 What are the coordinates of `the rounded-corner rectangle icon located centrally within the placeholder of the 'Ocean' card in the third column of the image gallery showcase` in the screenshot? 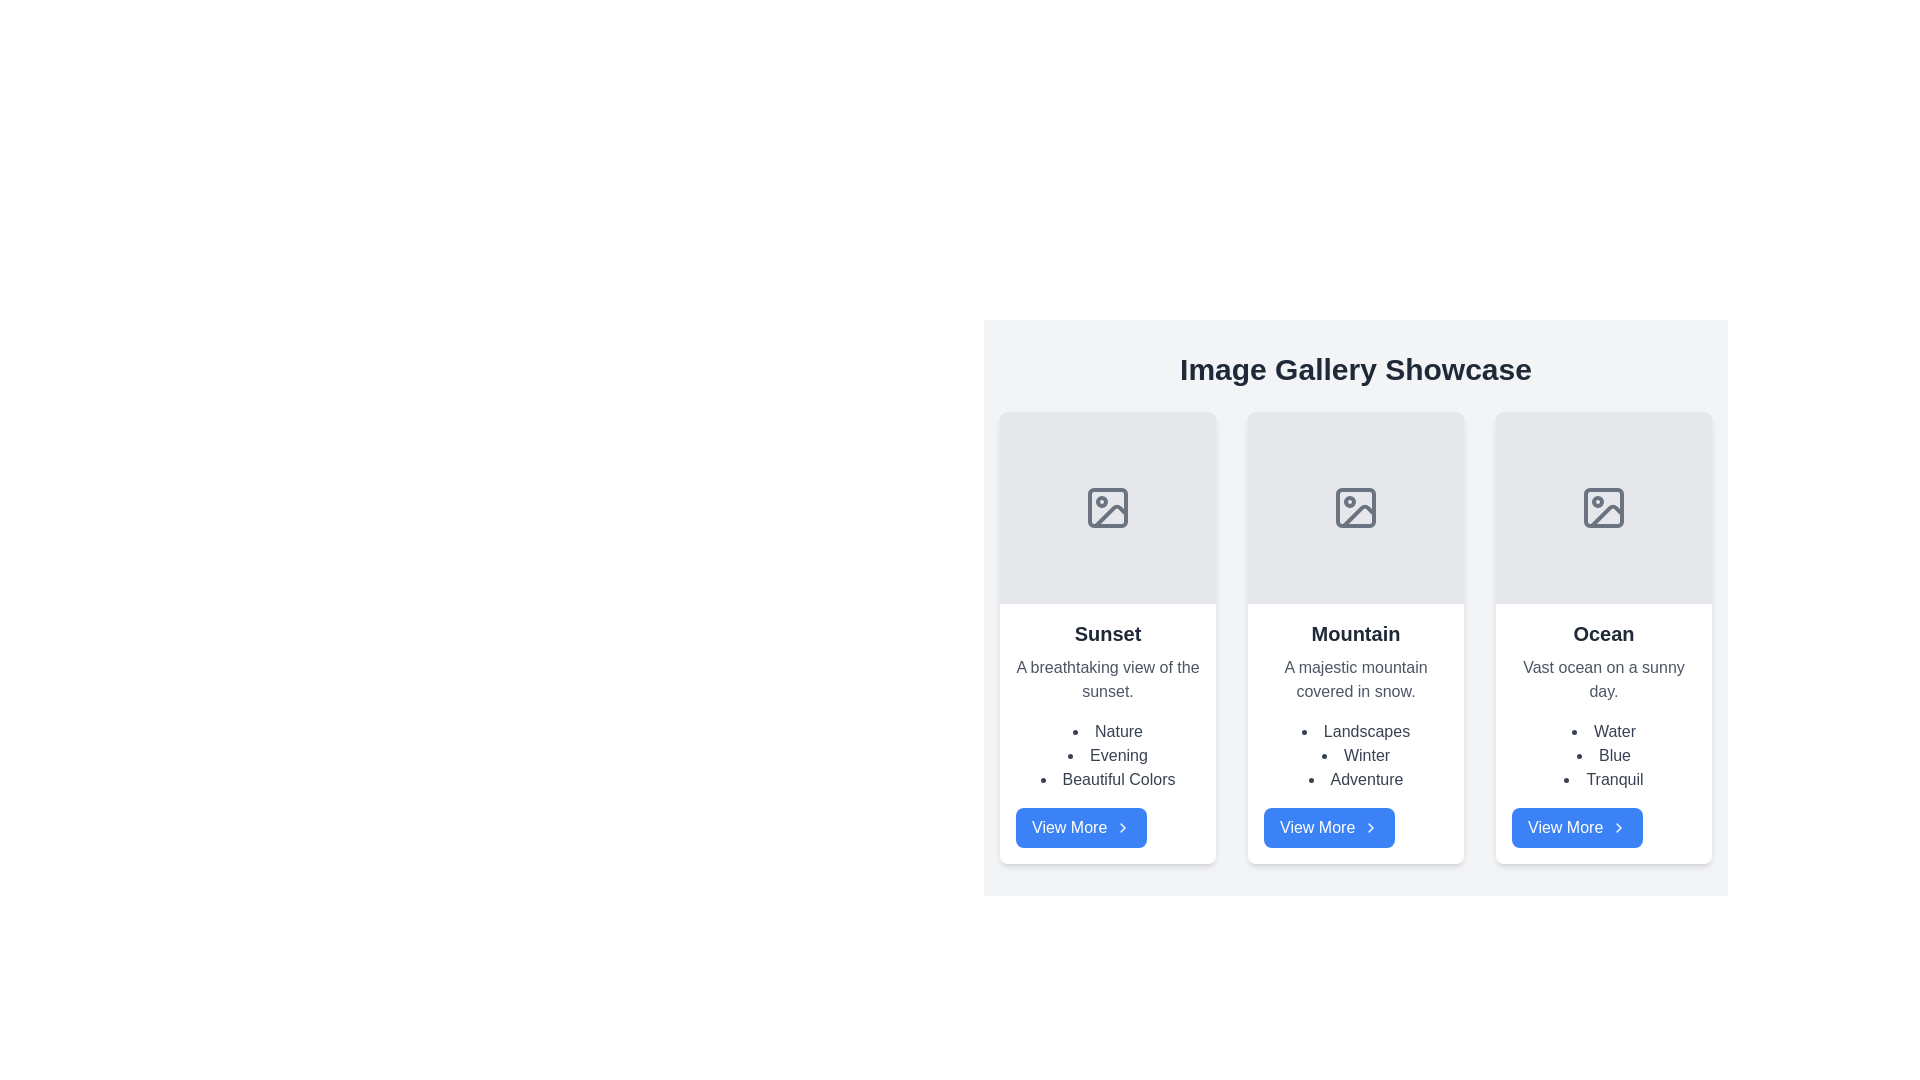 It's located at (1603, 507).